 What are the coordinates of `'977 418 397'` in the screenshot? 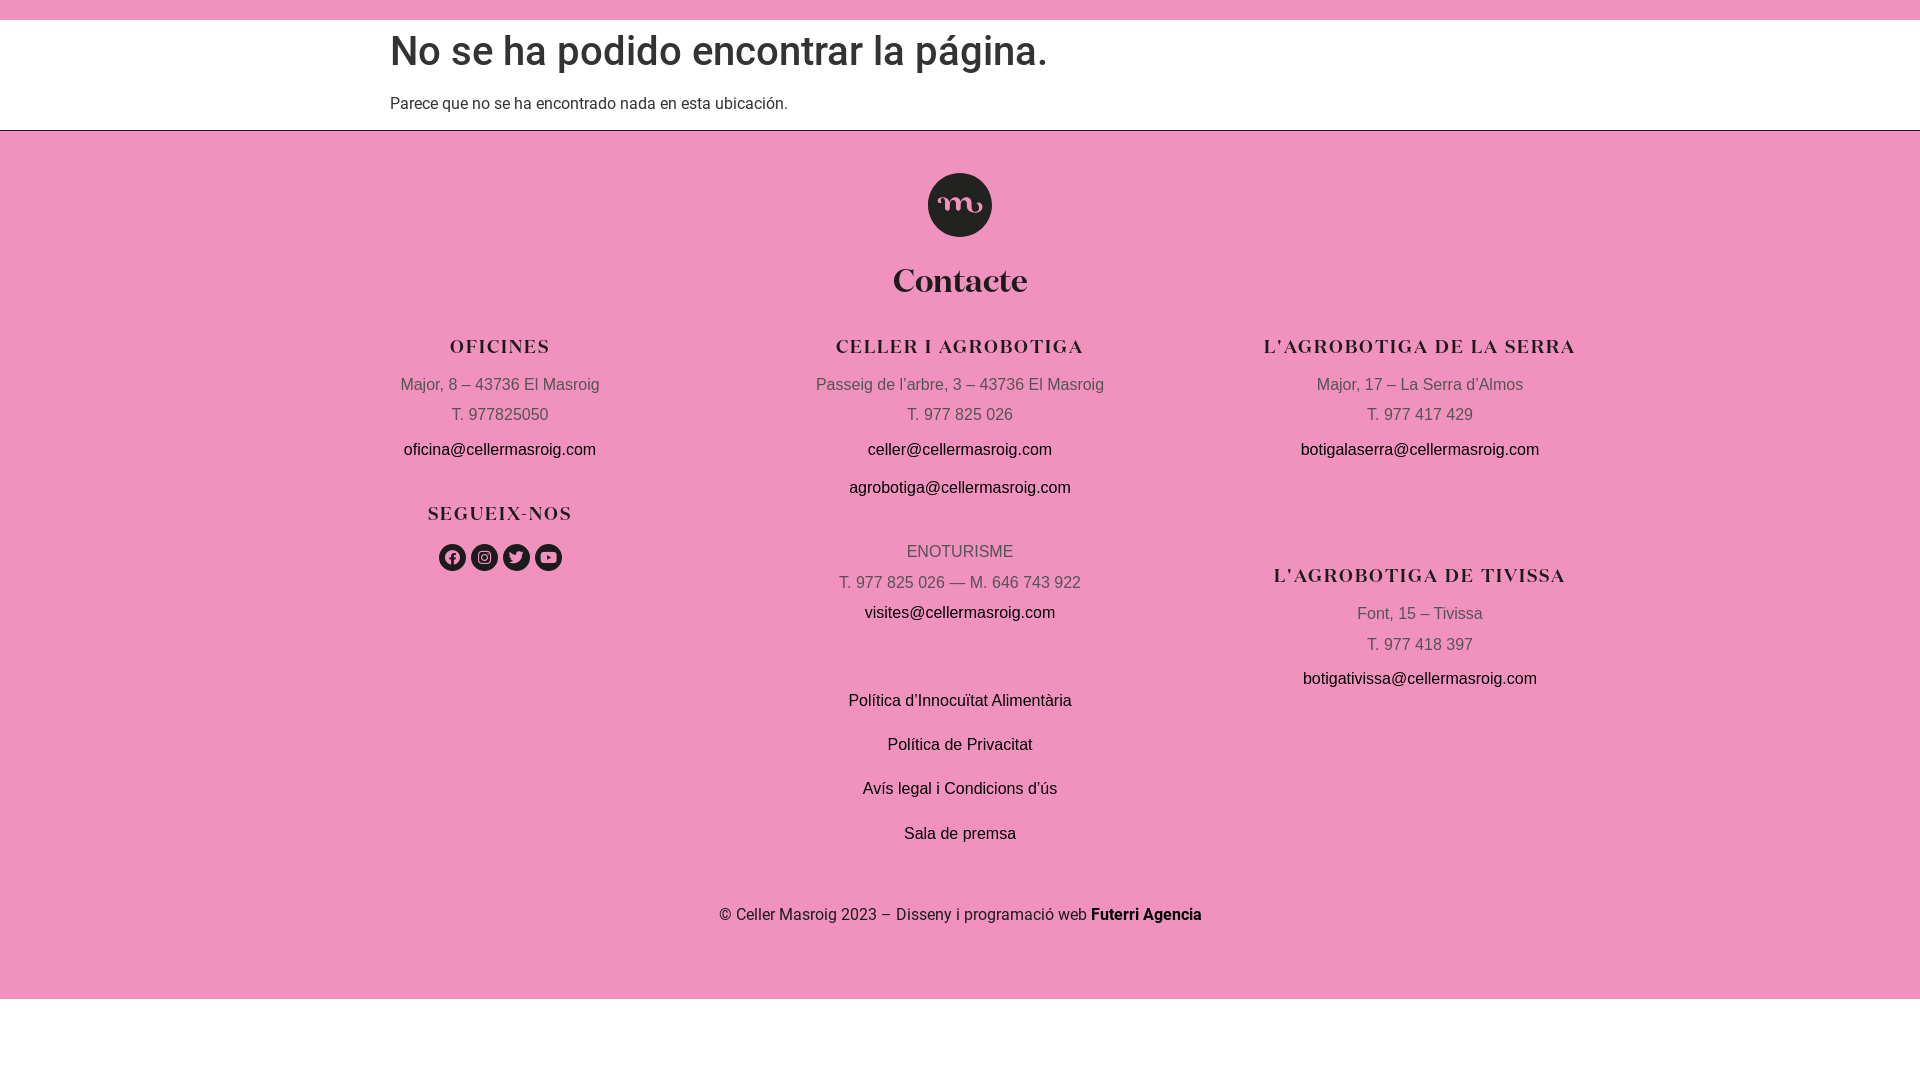 It's located at (1425, 644).